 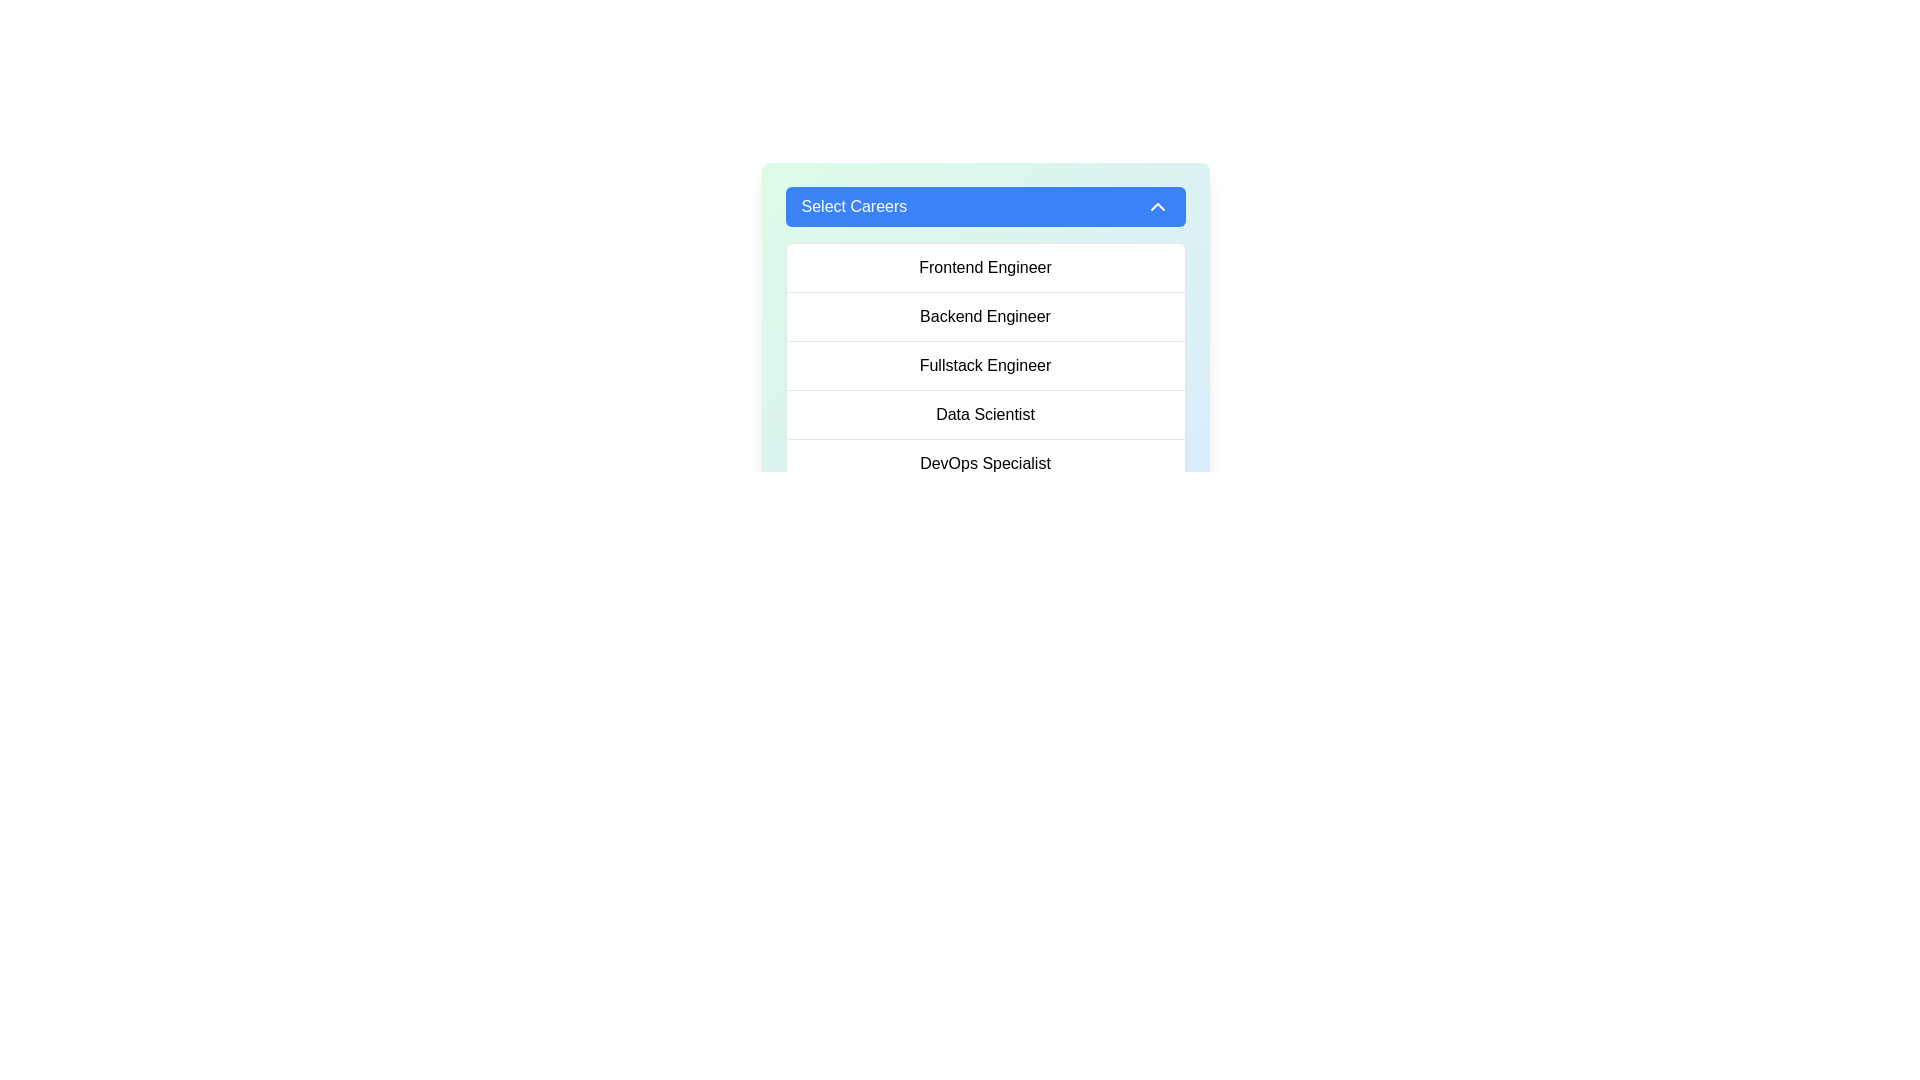 What do you see at coordinates (985, 266) in the screenshot?
I see `the 'Frontend Engineer' option in the 'Select Careers' dropdown menu` at bounding box center [985, 266].